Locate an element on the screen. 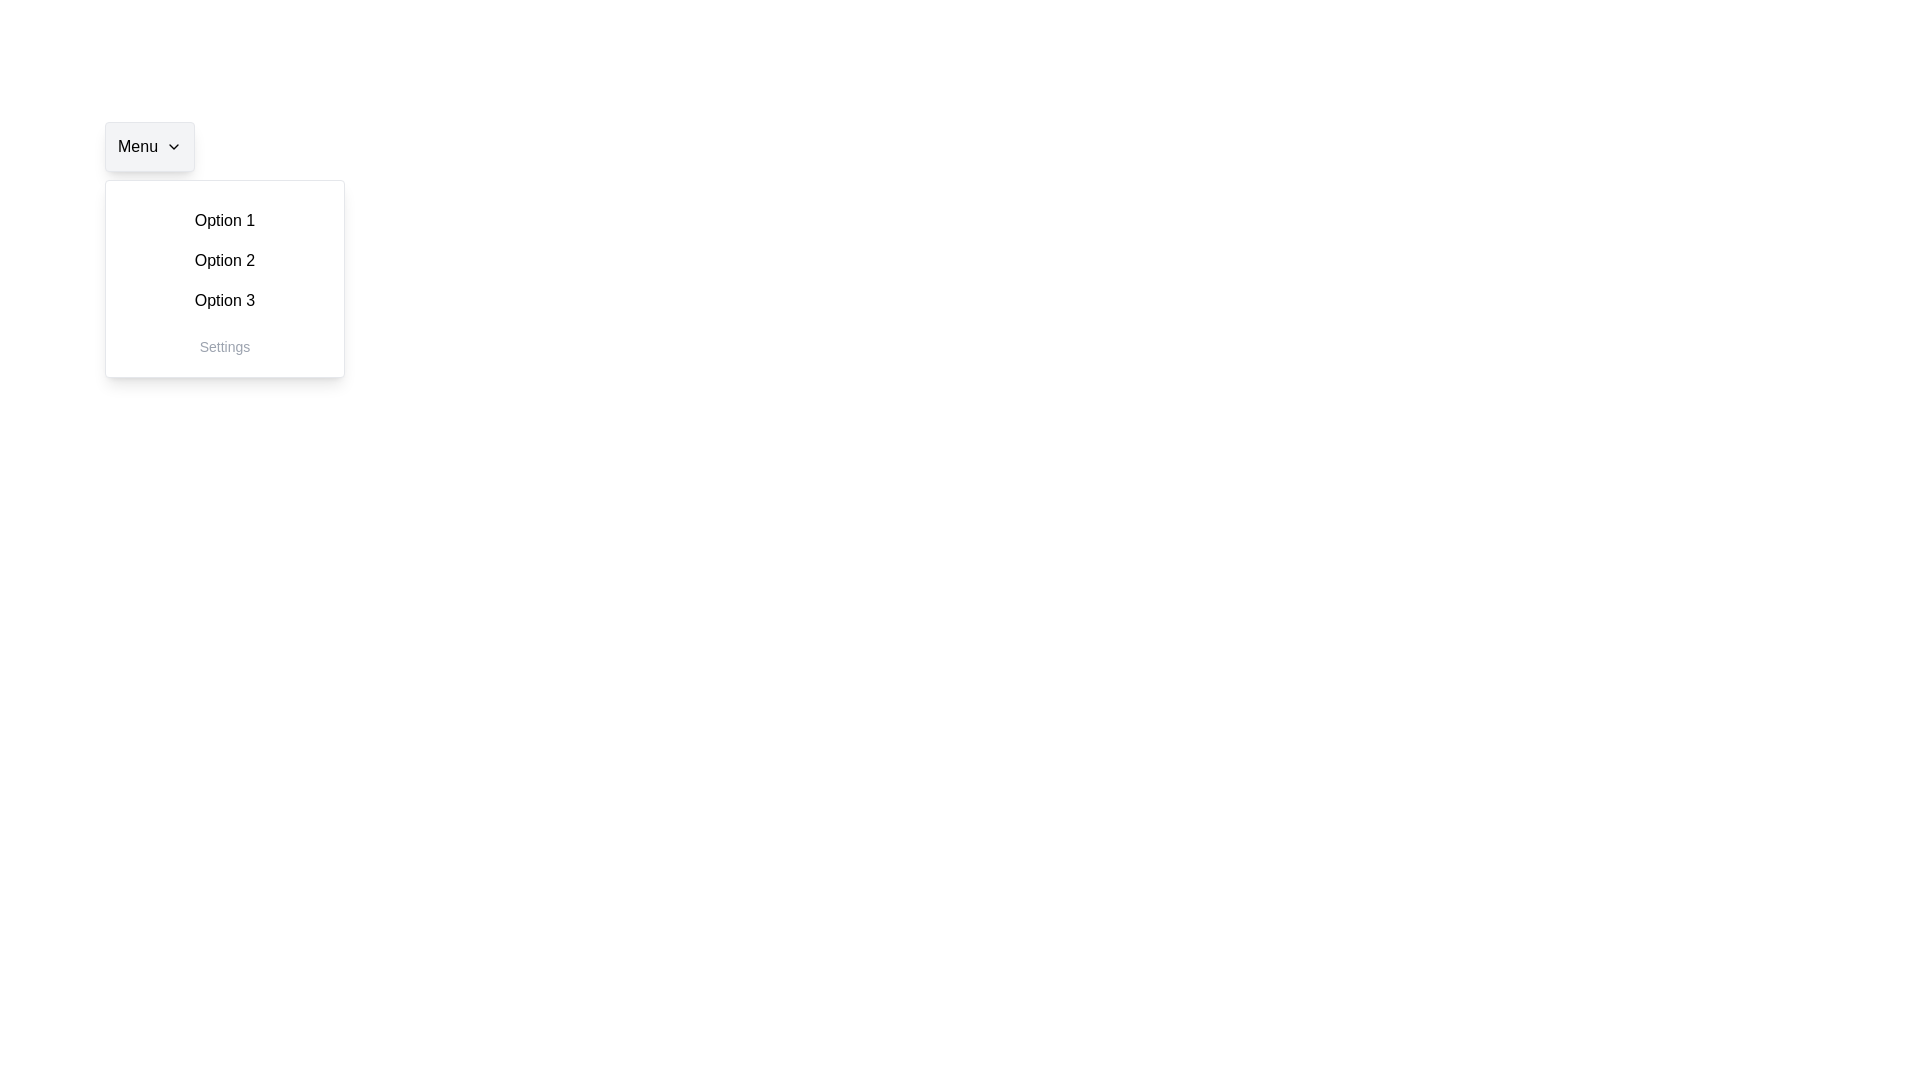 This screenshot has width=1920, height=1080. the chevron icon located at the far-right end of the 'Menu' button to potentially highlight or preview the dropdown options is located at coordinates (173, 145).